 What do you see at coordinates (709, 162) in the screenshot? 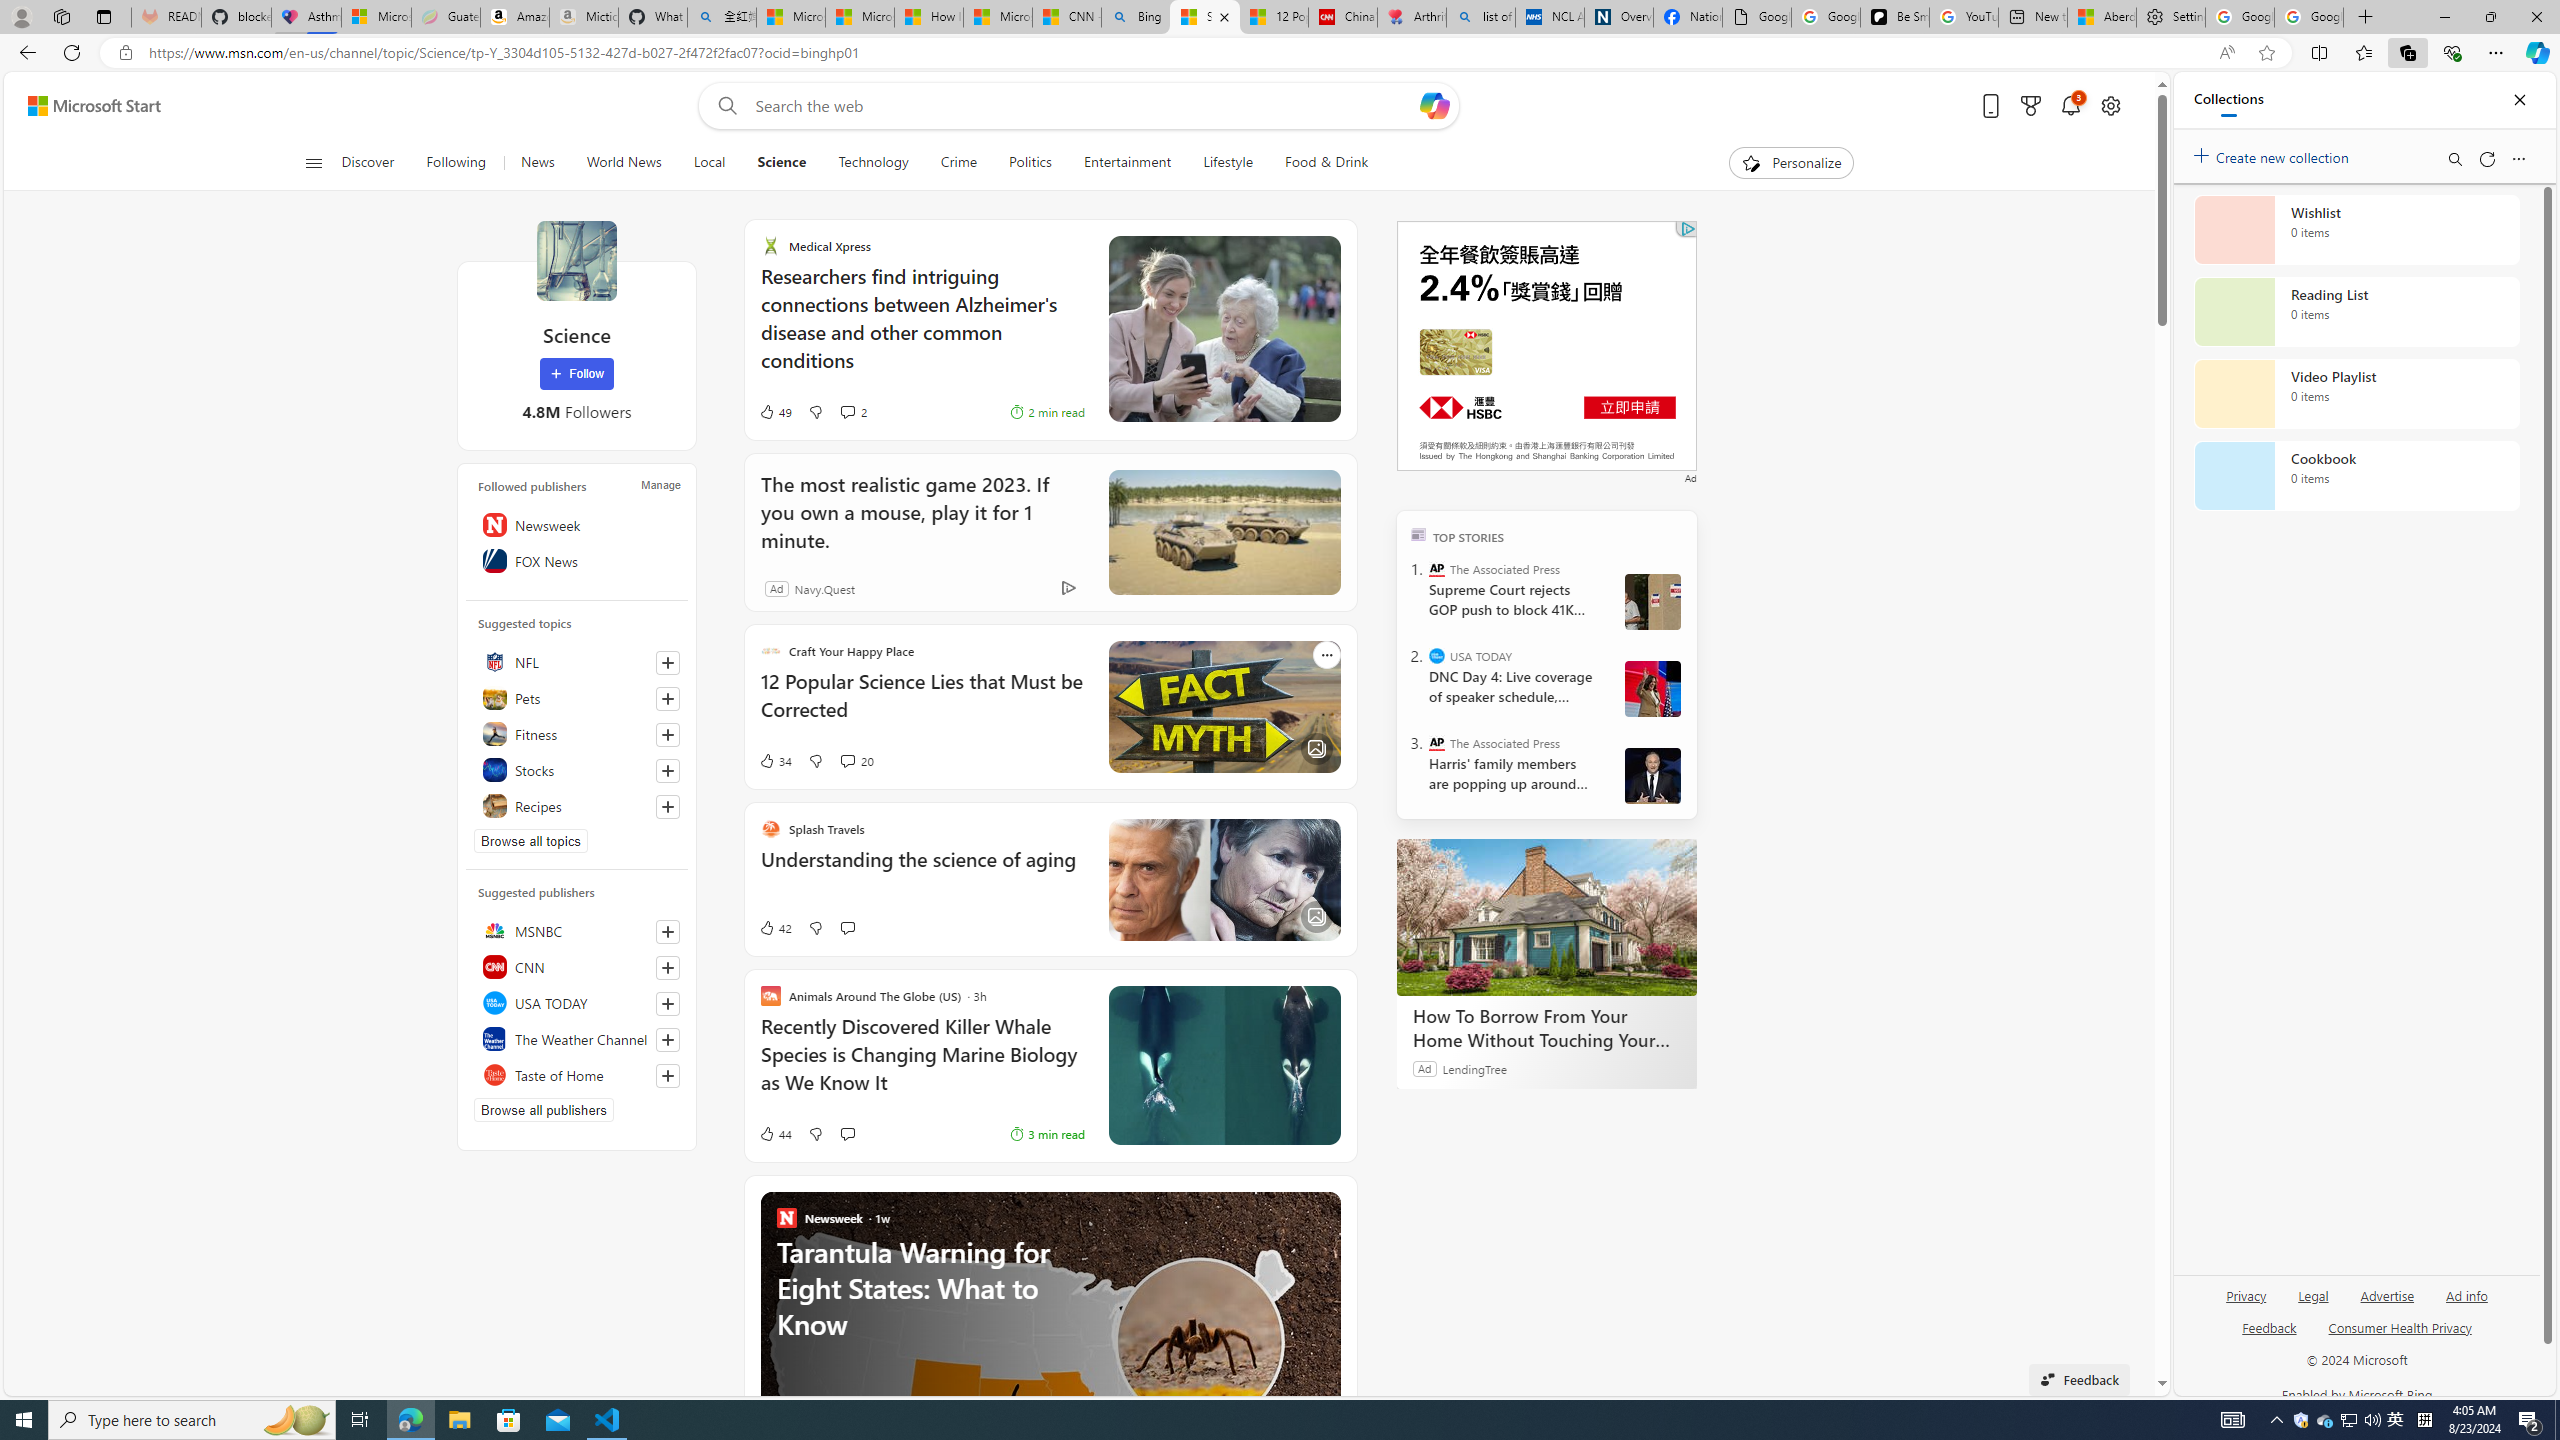
I see `'Local'` at bounding box center [709, 162].